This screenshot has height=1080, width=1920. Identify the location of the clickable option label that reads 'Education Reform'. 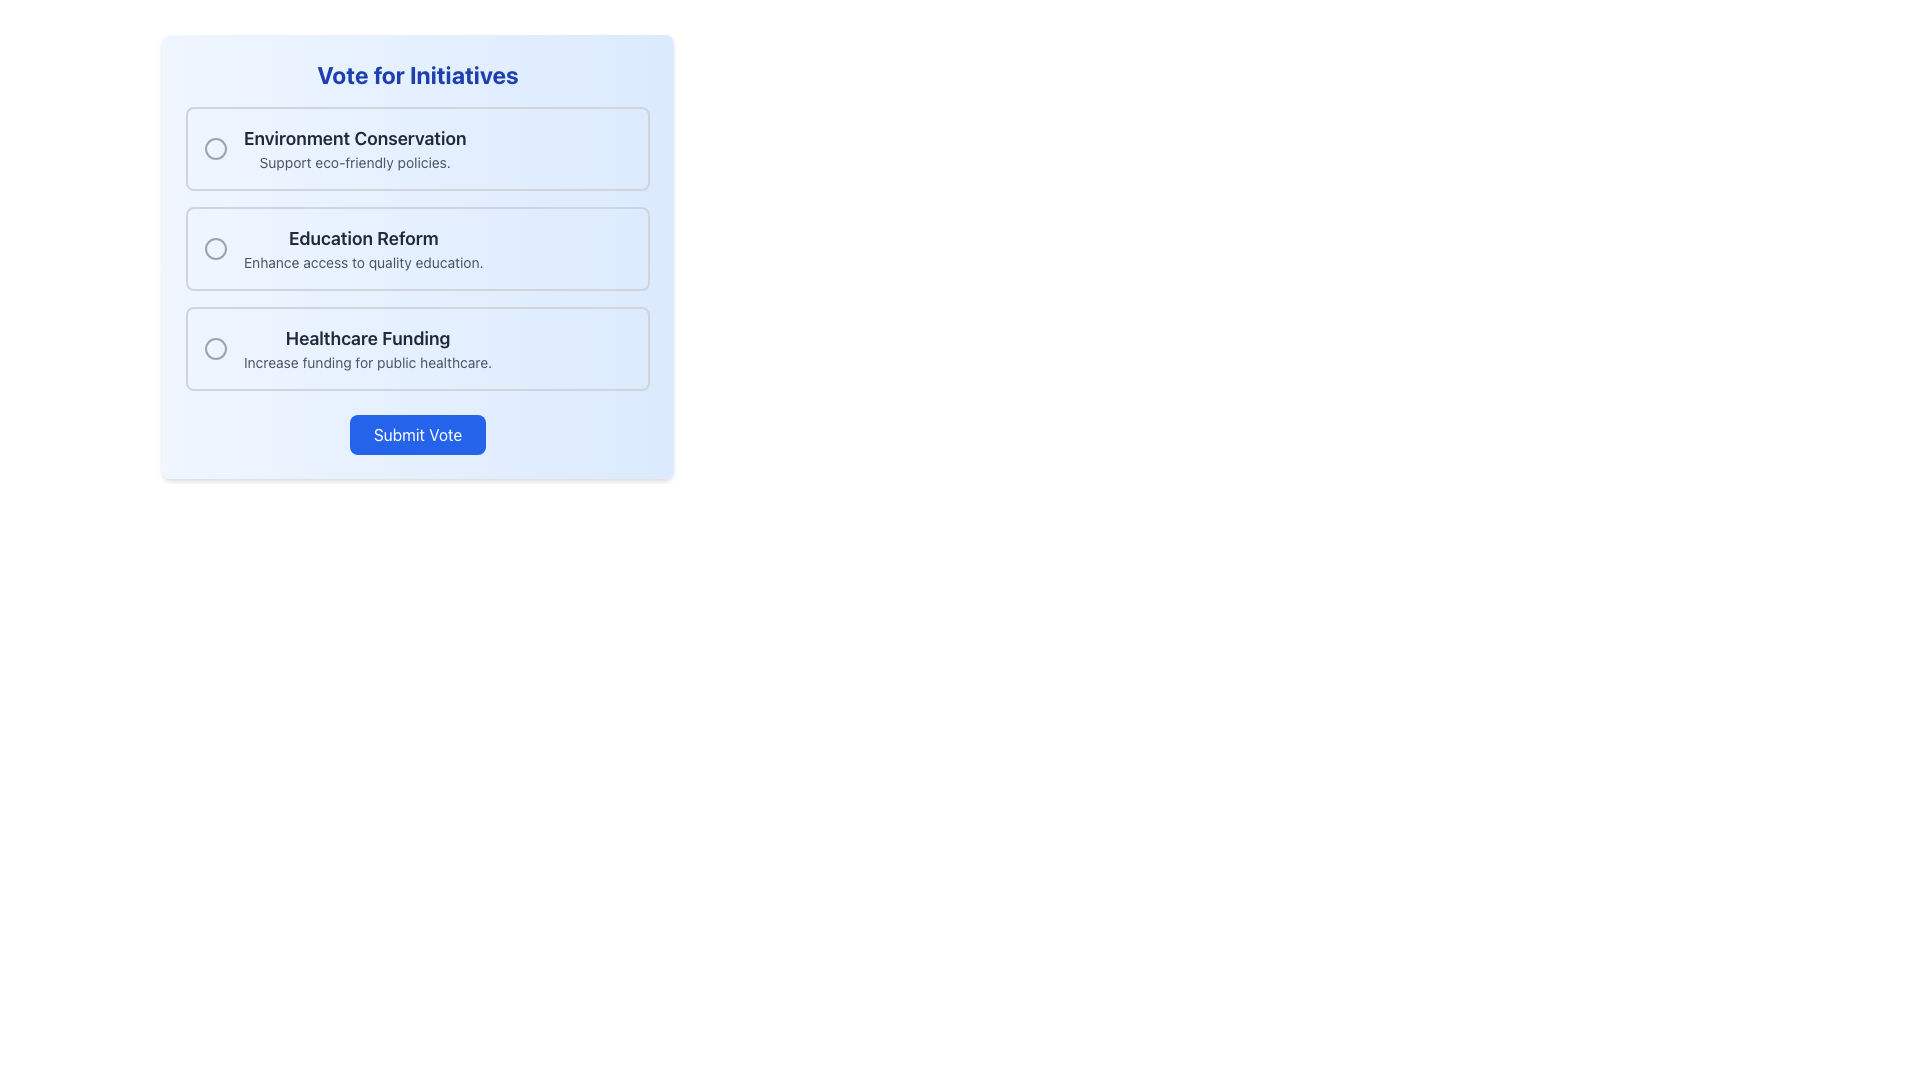
(363, 248).